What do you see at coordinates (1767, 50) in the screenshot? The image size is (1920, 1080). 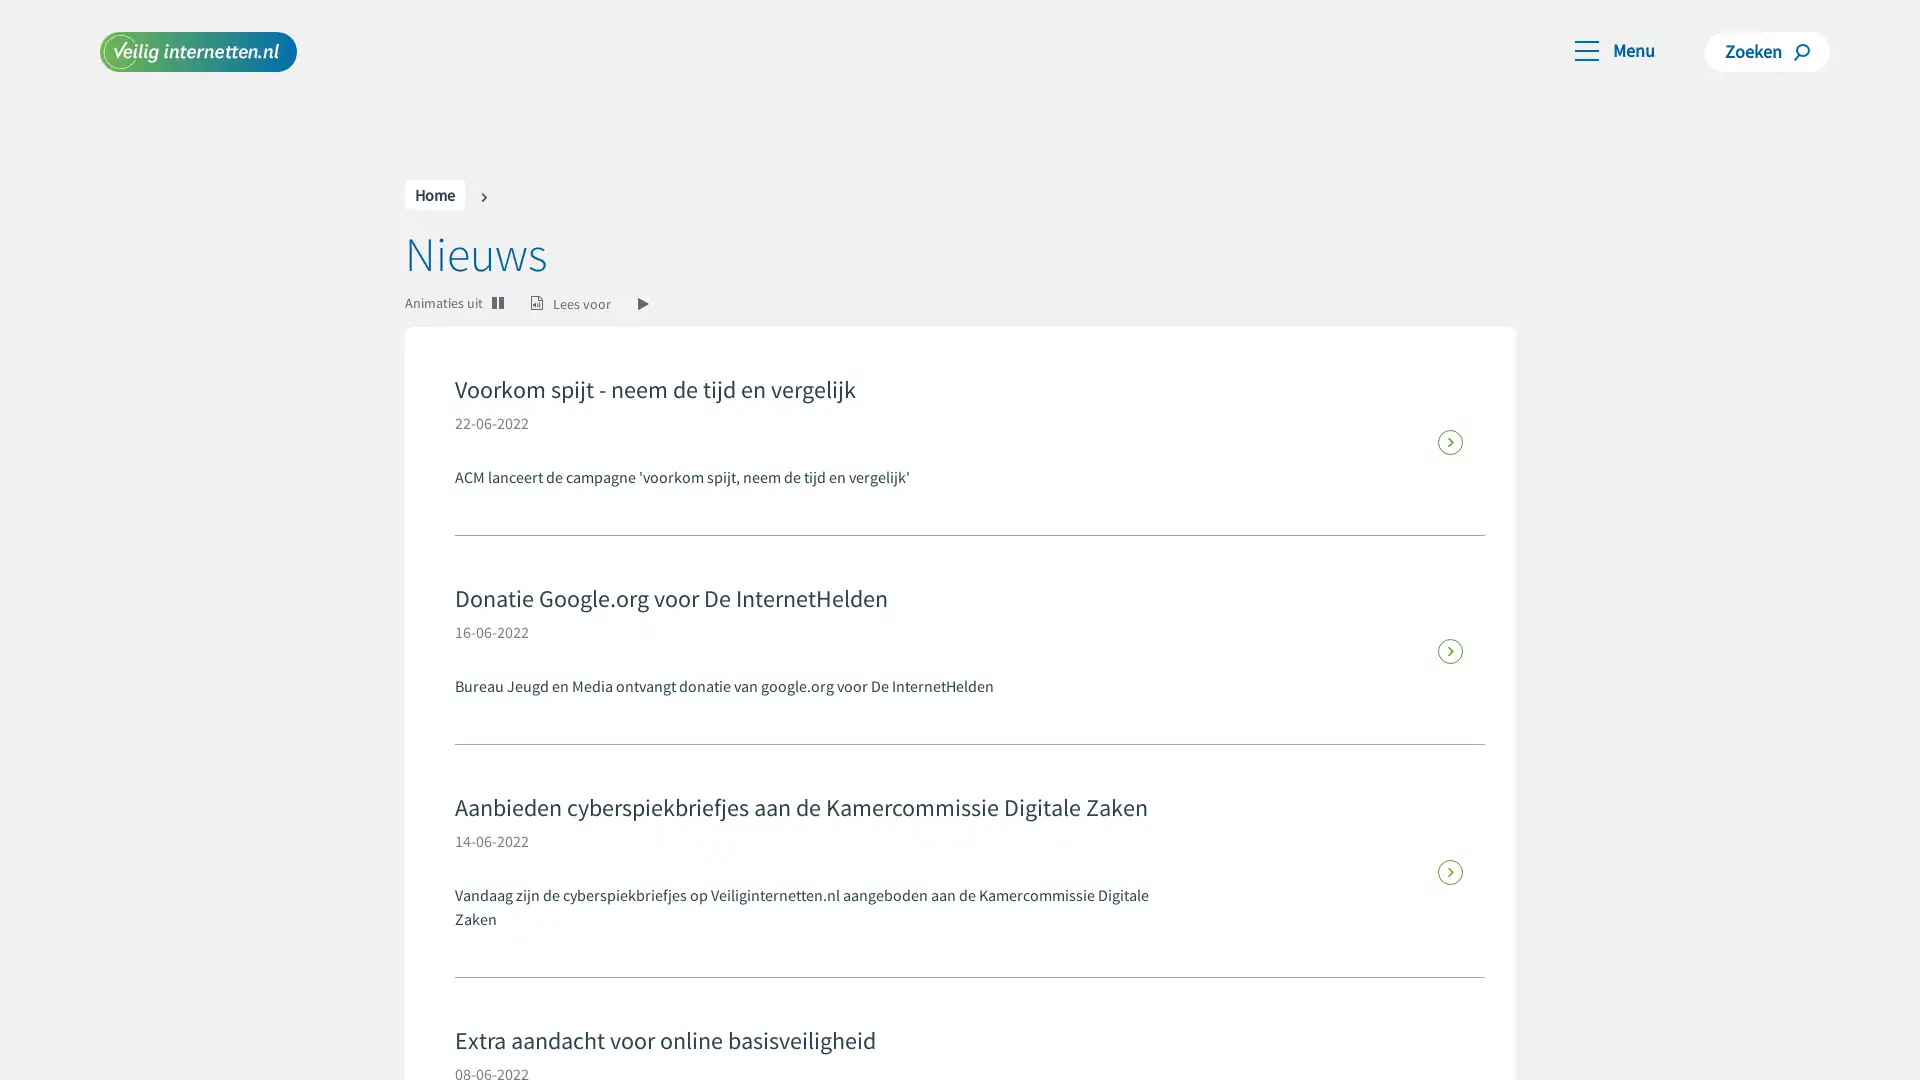 I see `Zoeken Zoeken` at bounding box center [1767, 50].